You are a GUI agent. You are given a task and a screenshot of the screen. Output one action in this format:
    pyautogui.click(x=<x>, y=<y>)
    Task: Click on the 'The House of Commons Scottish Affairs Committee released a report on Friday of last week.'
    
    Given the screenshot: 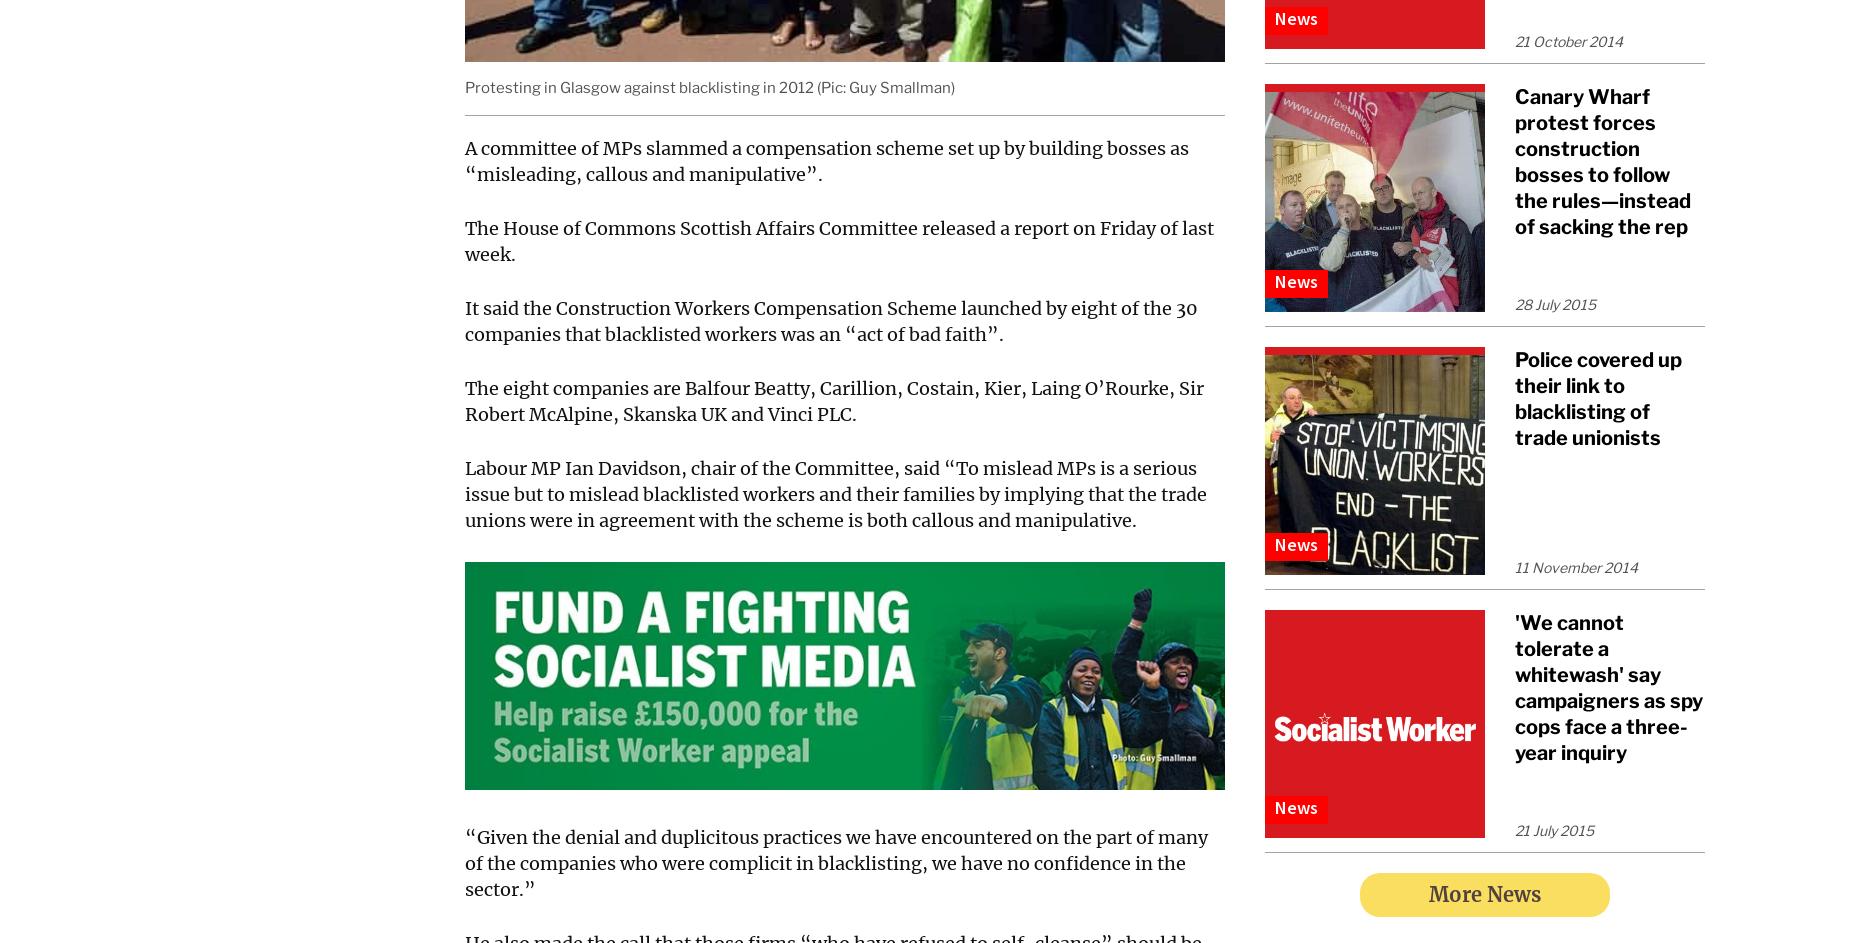 What is the action you would take?
    pyautogui.click(x=465, y=241)
    